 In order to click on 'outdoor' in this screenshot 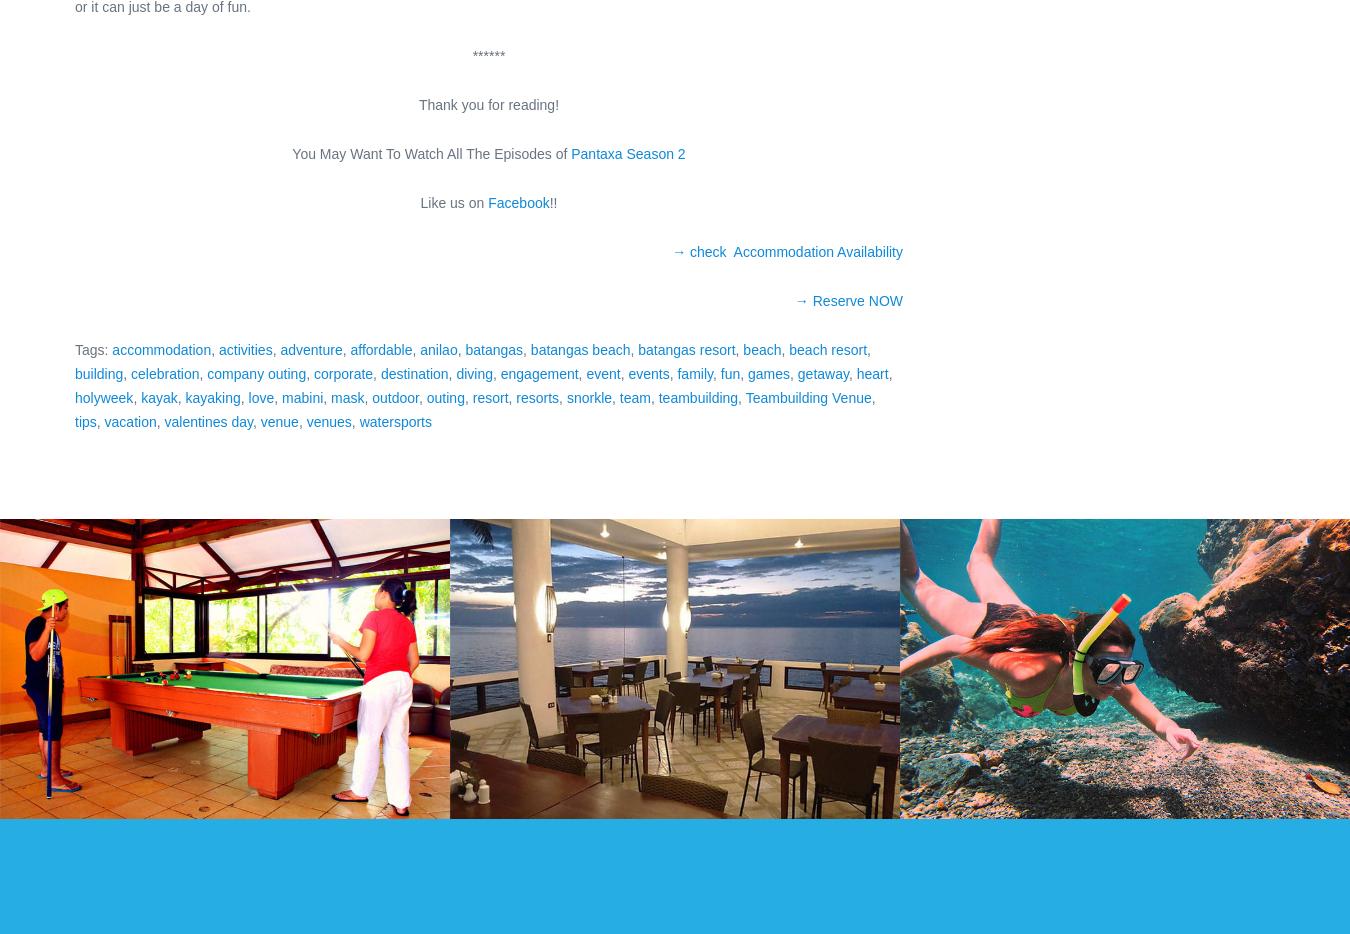, I will do `click(395, 396)`.